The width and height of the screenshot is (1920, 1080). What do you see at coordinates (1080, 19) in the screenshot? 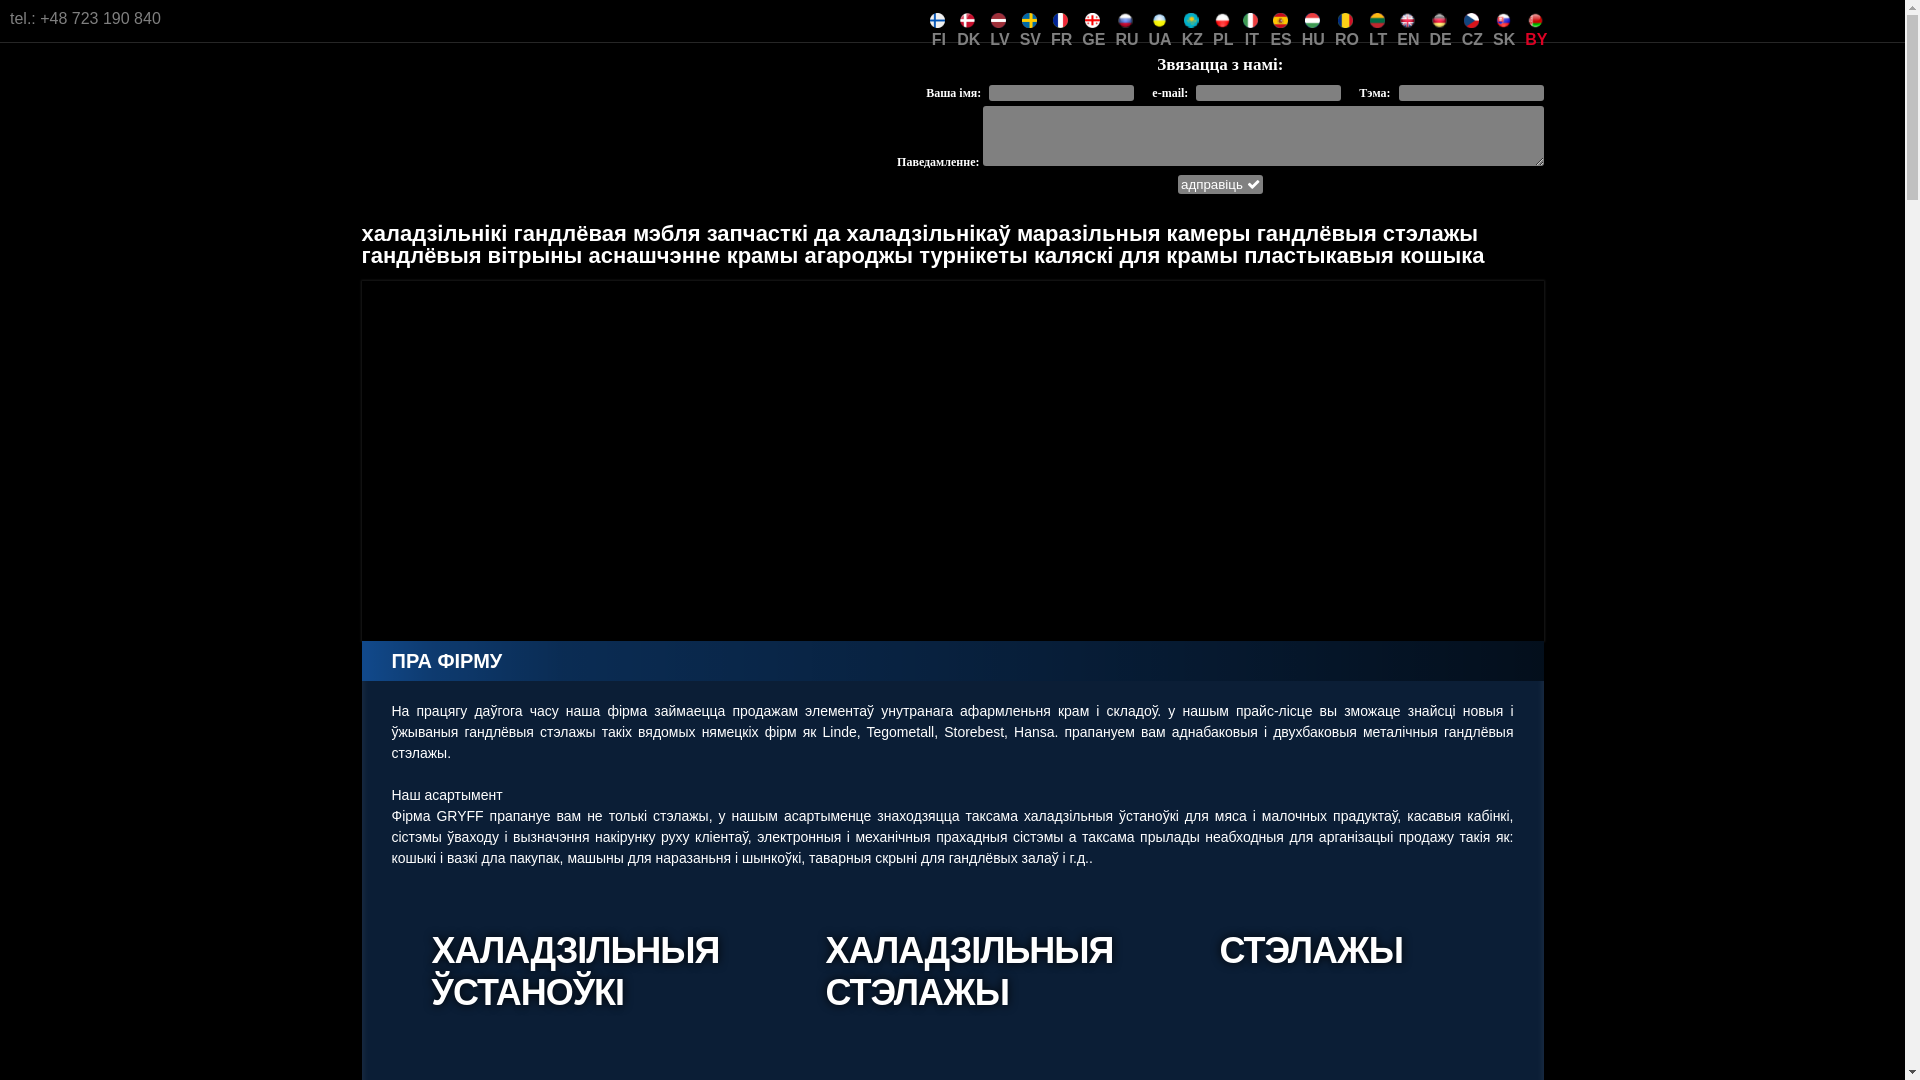
I see `'GE'` at bounding box center [1080, 19].